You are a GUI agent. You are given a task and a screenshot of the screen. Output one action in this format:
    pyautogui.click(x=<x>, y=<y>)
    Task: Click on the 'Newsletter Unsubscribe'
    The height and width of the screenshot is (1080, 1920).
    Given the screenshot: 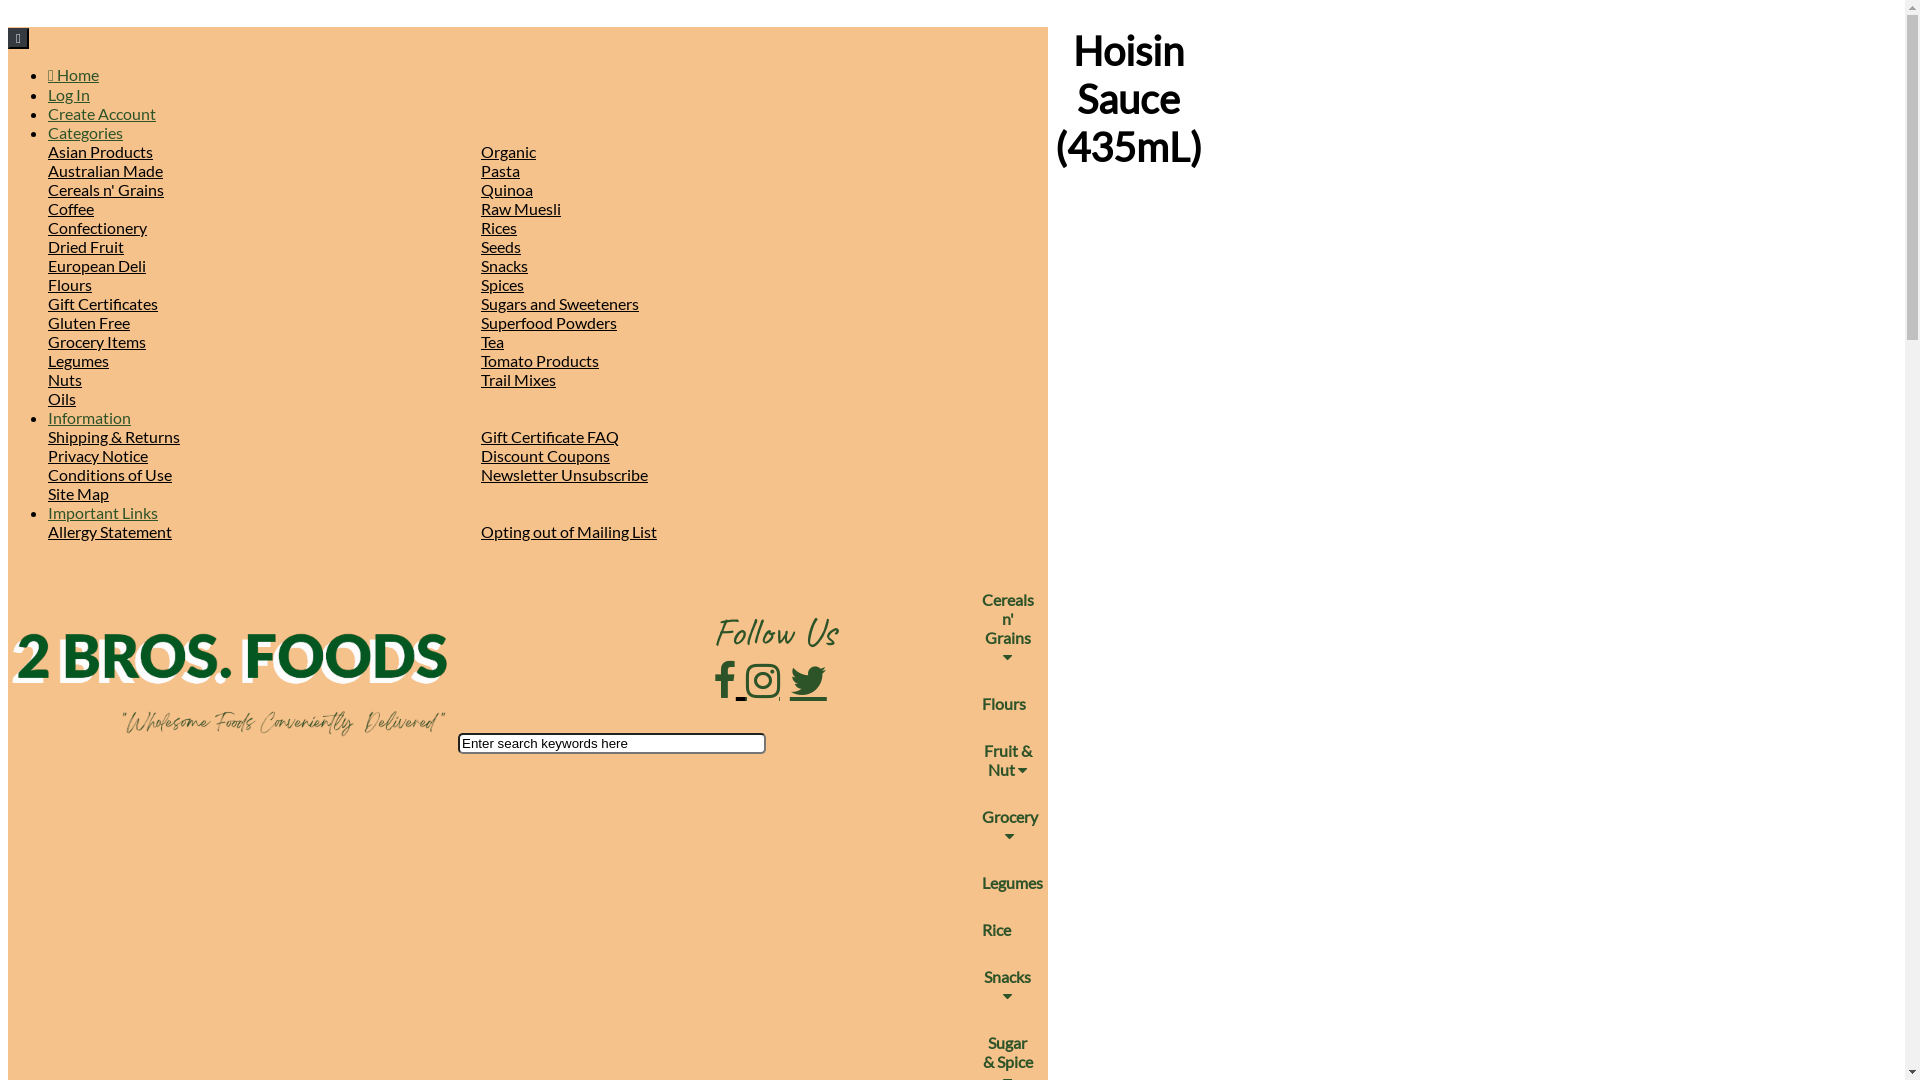 What is the action you would take?
    pyautogui.click(x=480, y=474)
    